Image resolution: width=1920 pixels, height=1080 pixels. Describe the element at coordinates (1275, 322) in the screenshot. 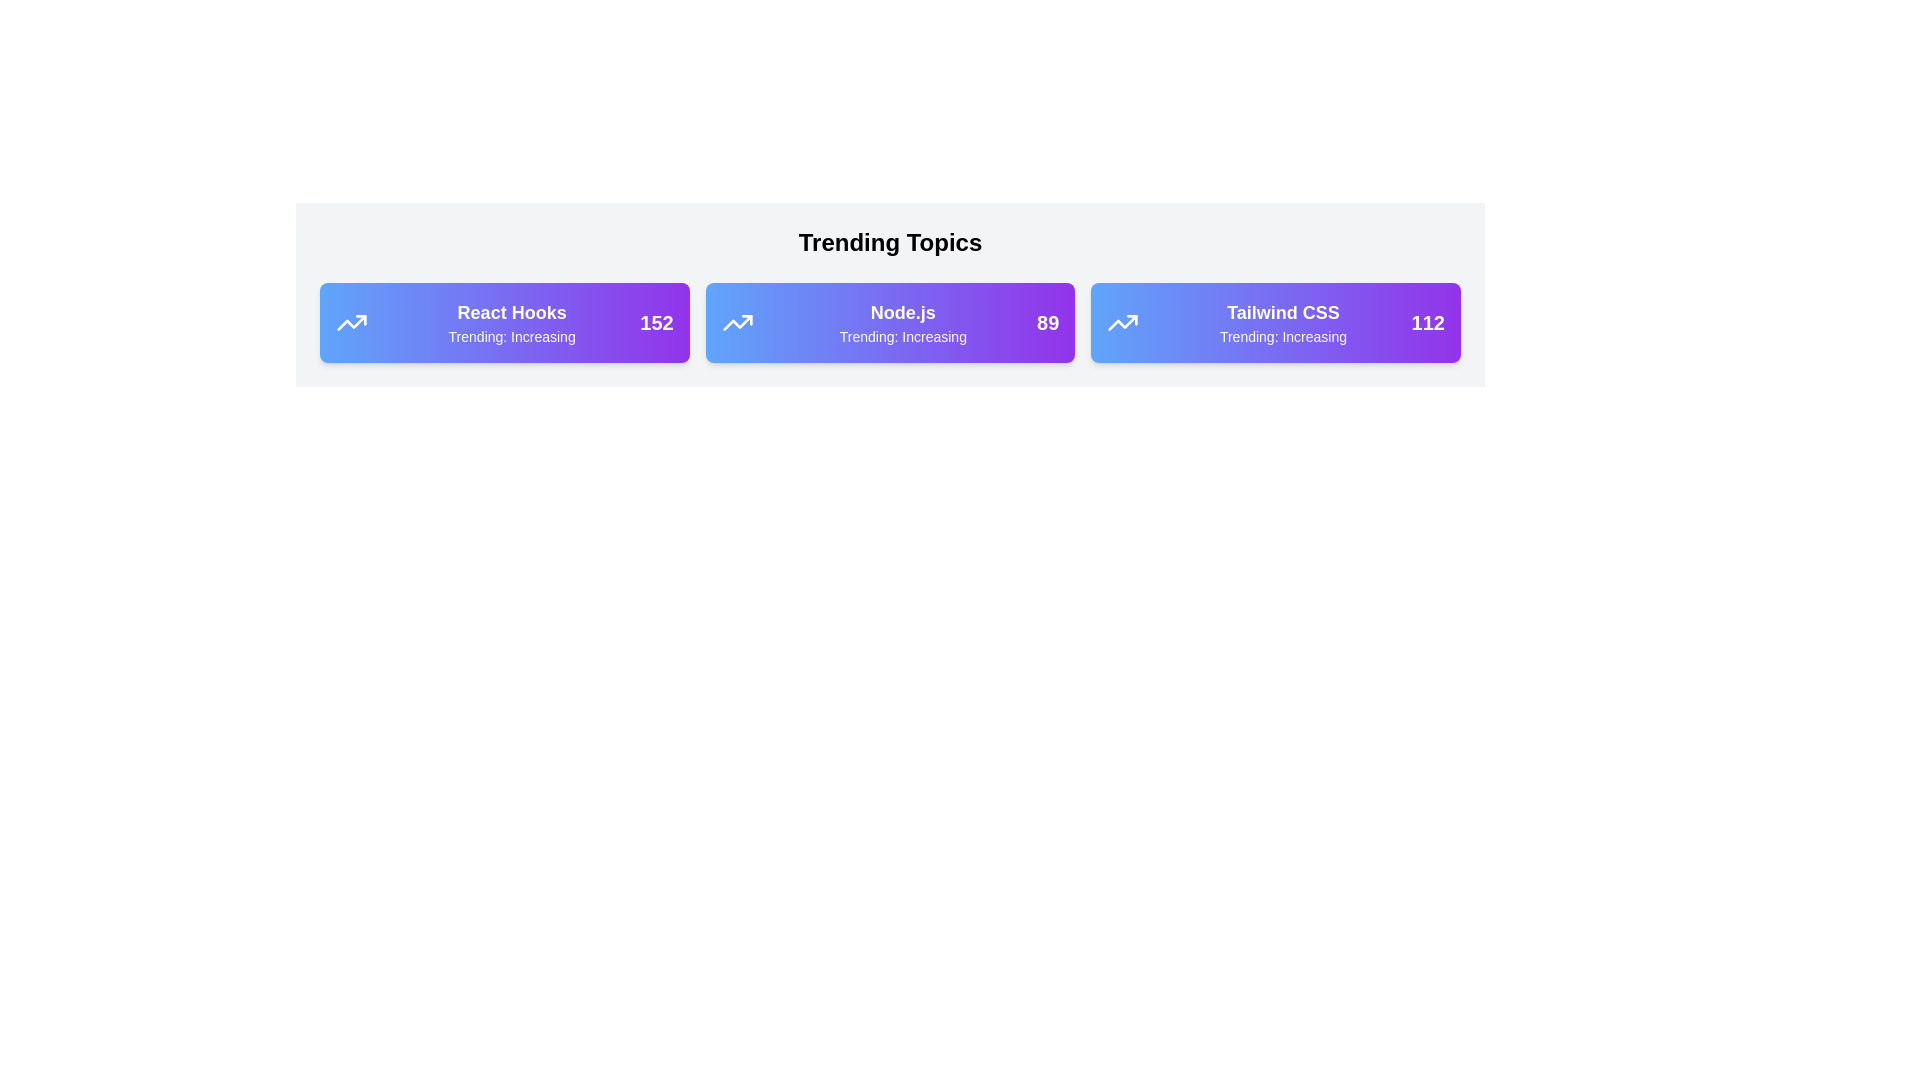

I see `the topic card for Tailwind CSS` at that location.